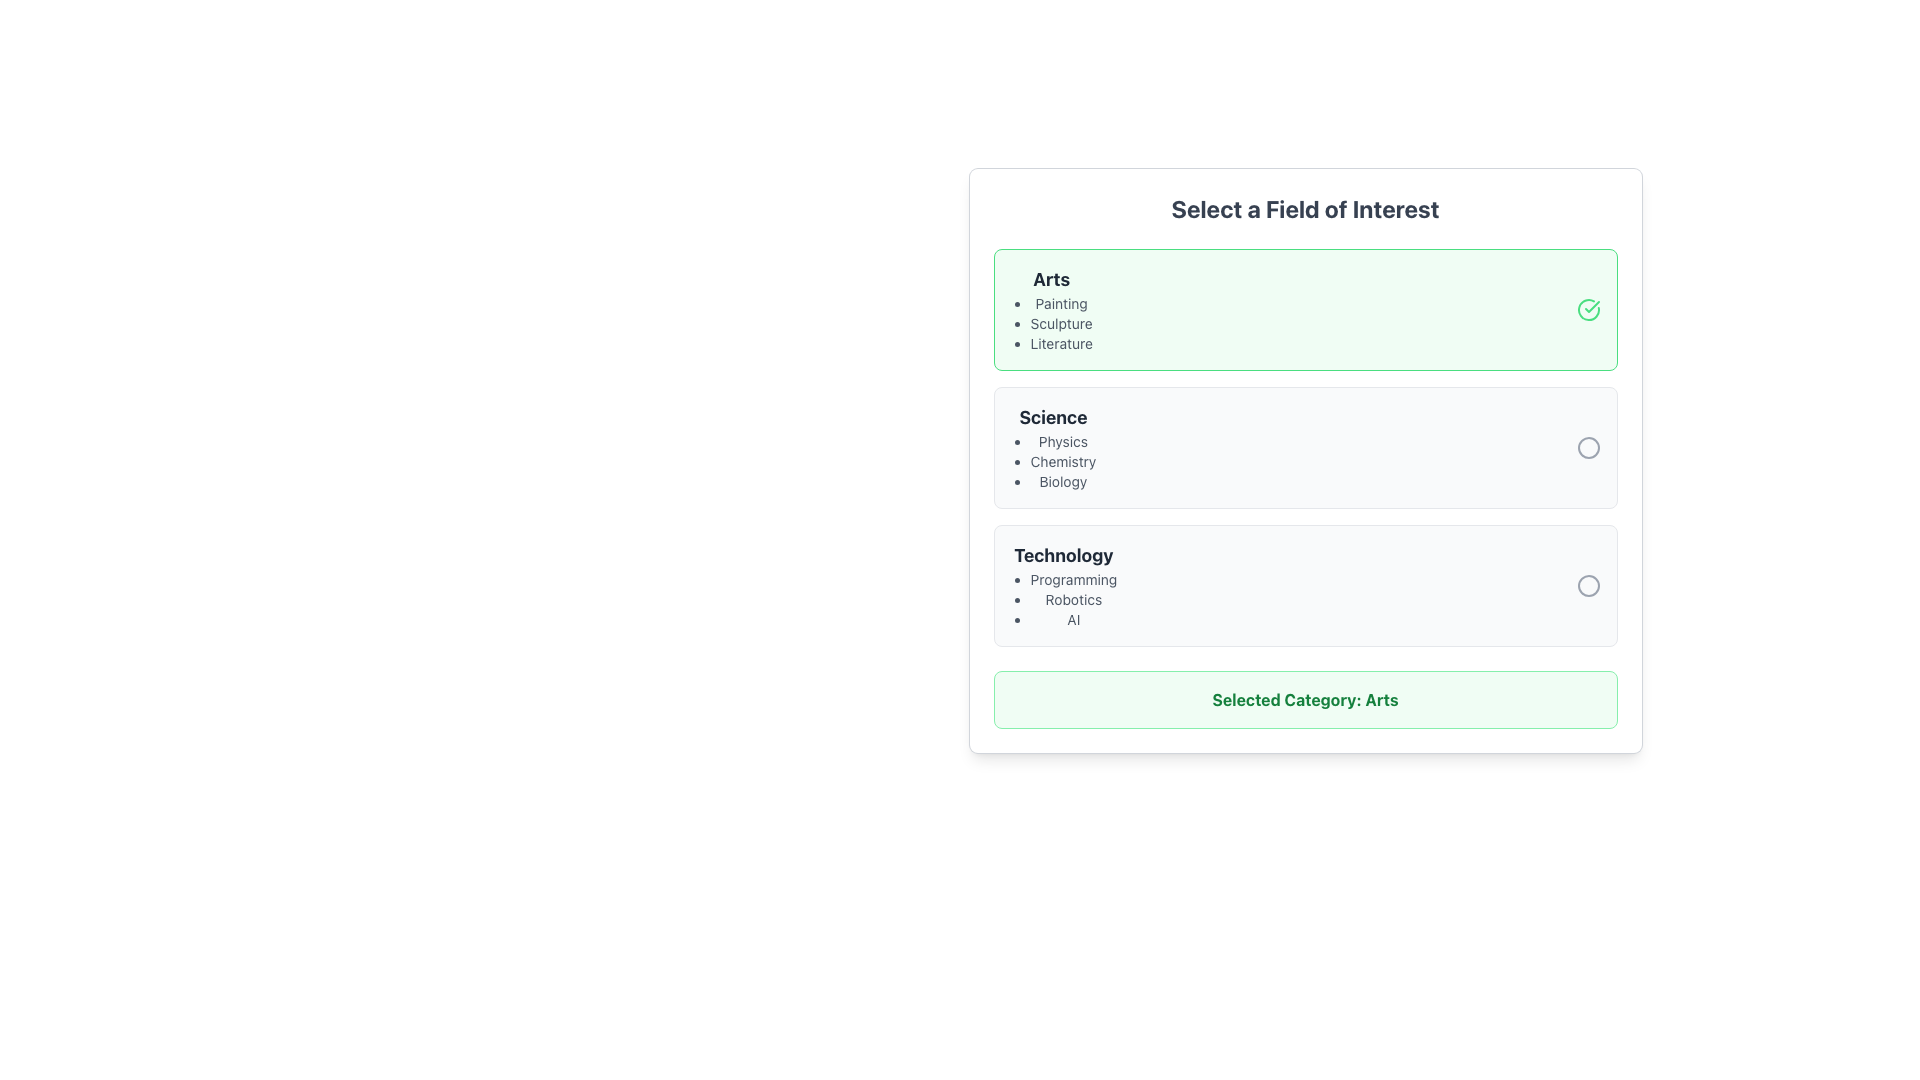  I want to click on the text label displaying 'Painting', which is the first item in the 'Arts' list, styled in gray font and slightly smaller than surrounding headings, so click(1060, 304).